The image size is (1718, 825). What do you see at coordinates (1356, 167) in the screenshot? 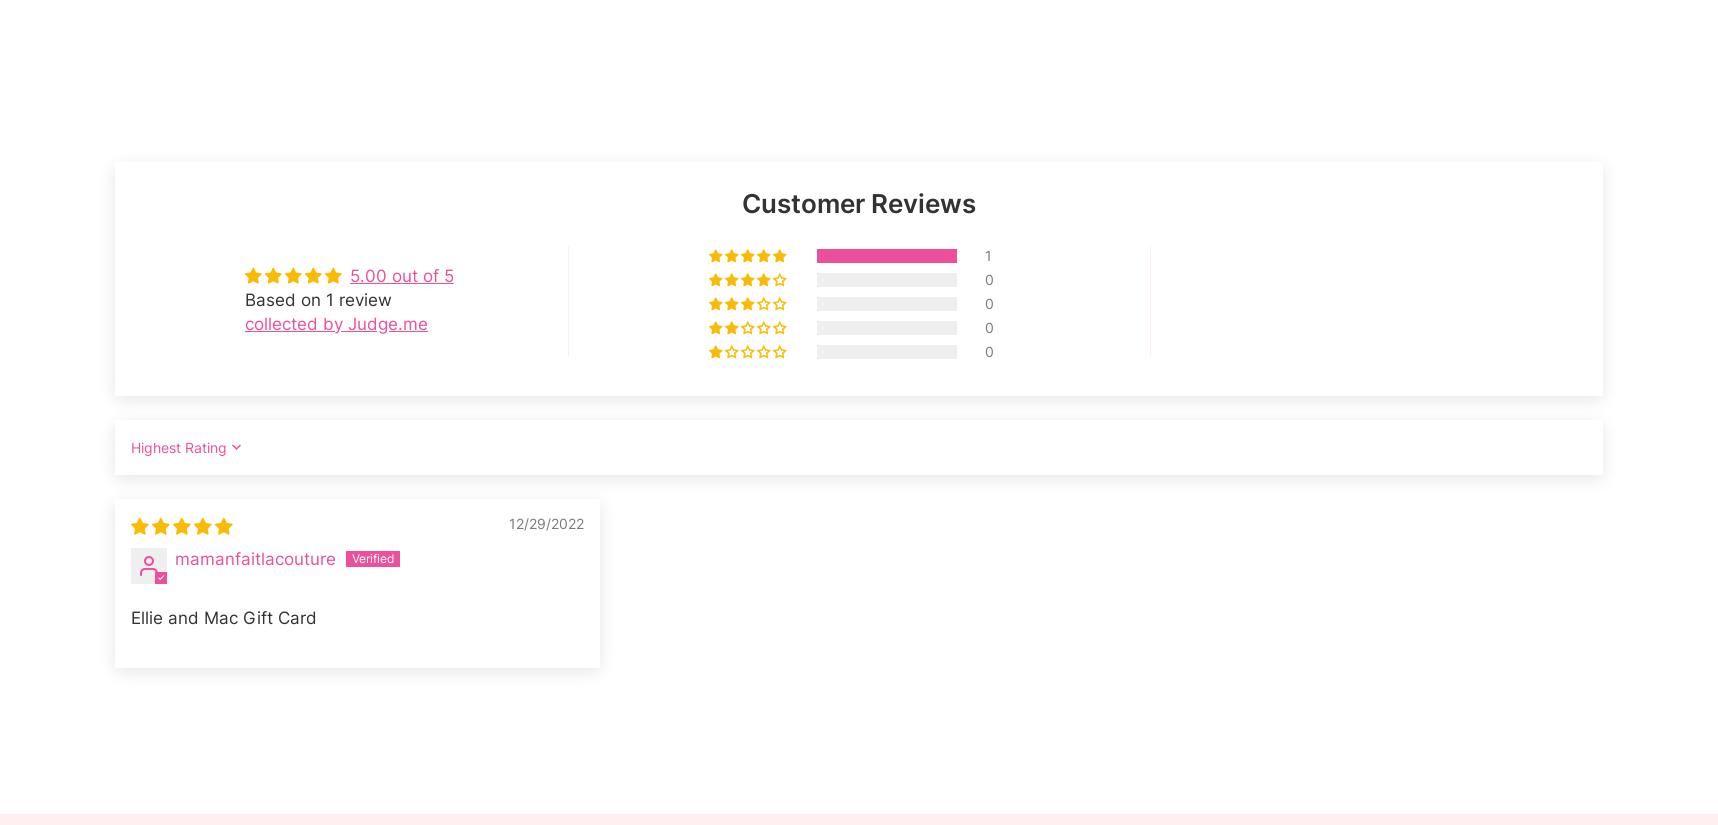
I see `'Your e-mail'` at bounding box center [1356, 167].